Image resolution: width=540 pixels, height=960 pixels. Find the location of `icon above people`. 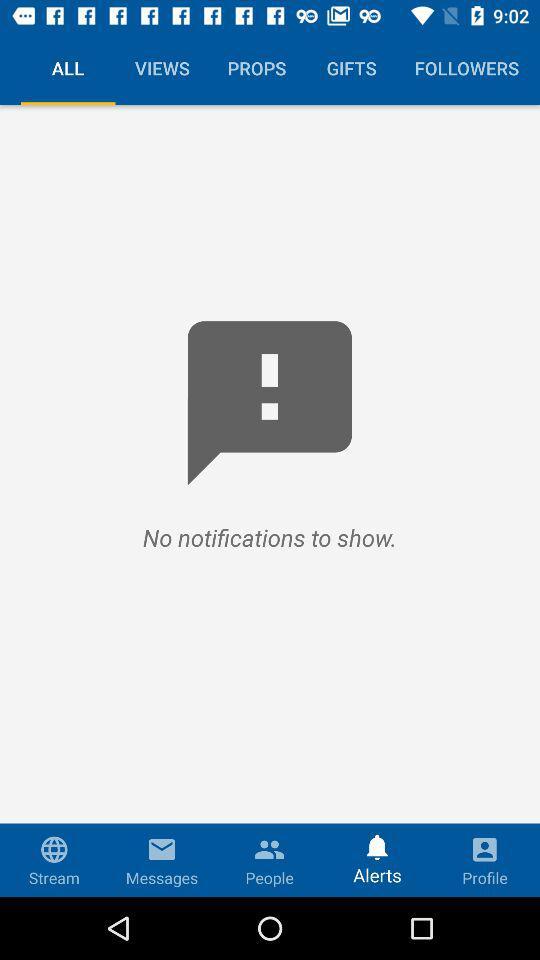

icon above people is located at coordinates (269, 843).